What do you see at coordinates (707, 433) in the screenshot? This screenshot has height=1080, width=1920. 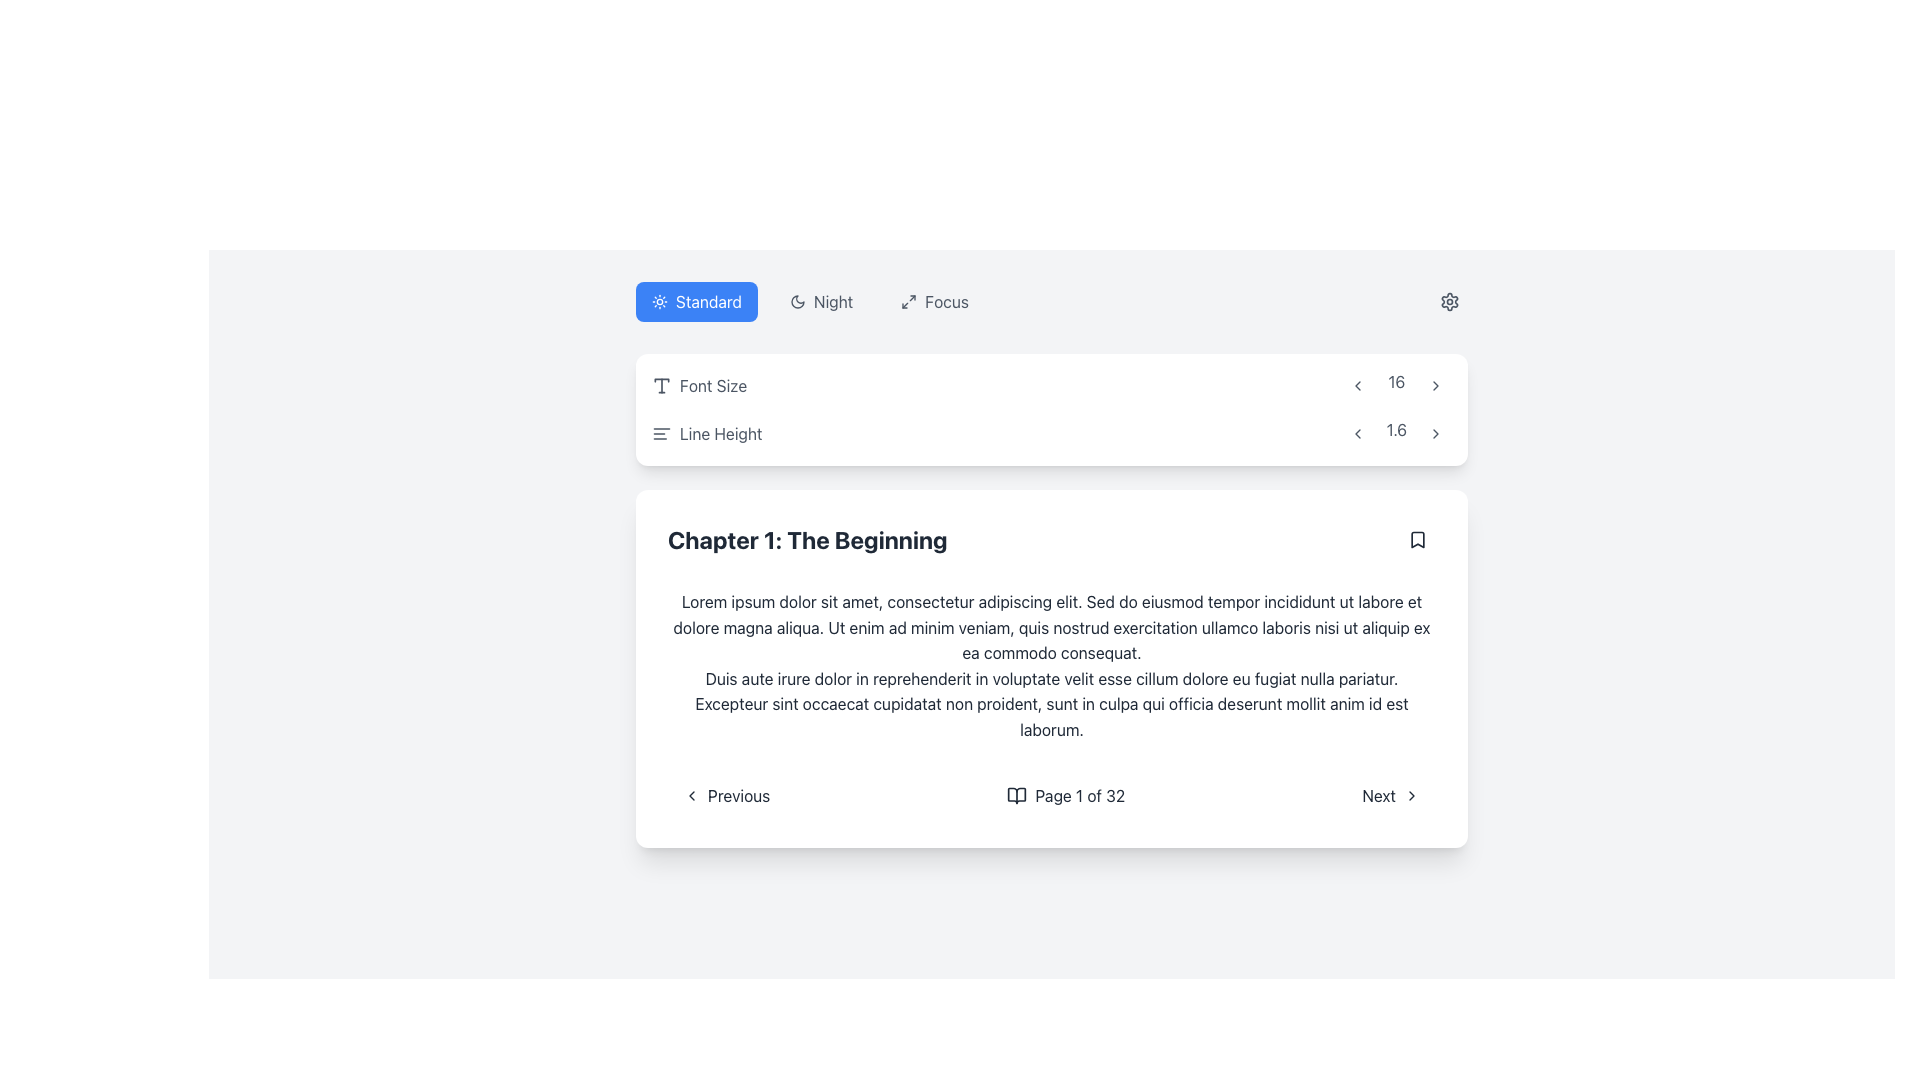 I see `the 'Line Height' text label, which is styled in gray and positioned adjacent to a left-aligned lines icon, located at the beginning of the line height control` at bounding box center [707, 433].